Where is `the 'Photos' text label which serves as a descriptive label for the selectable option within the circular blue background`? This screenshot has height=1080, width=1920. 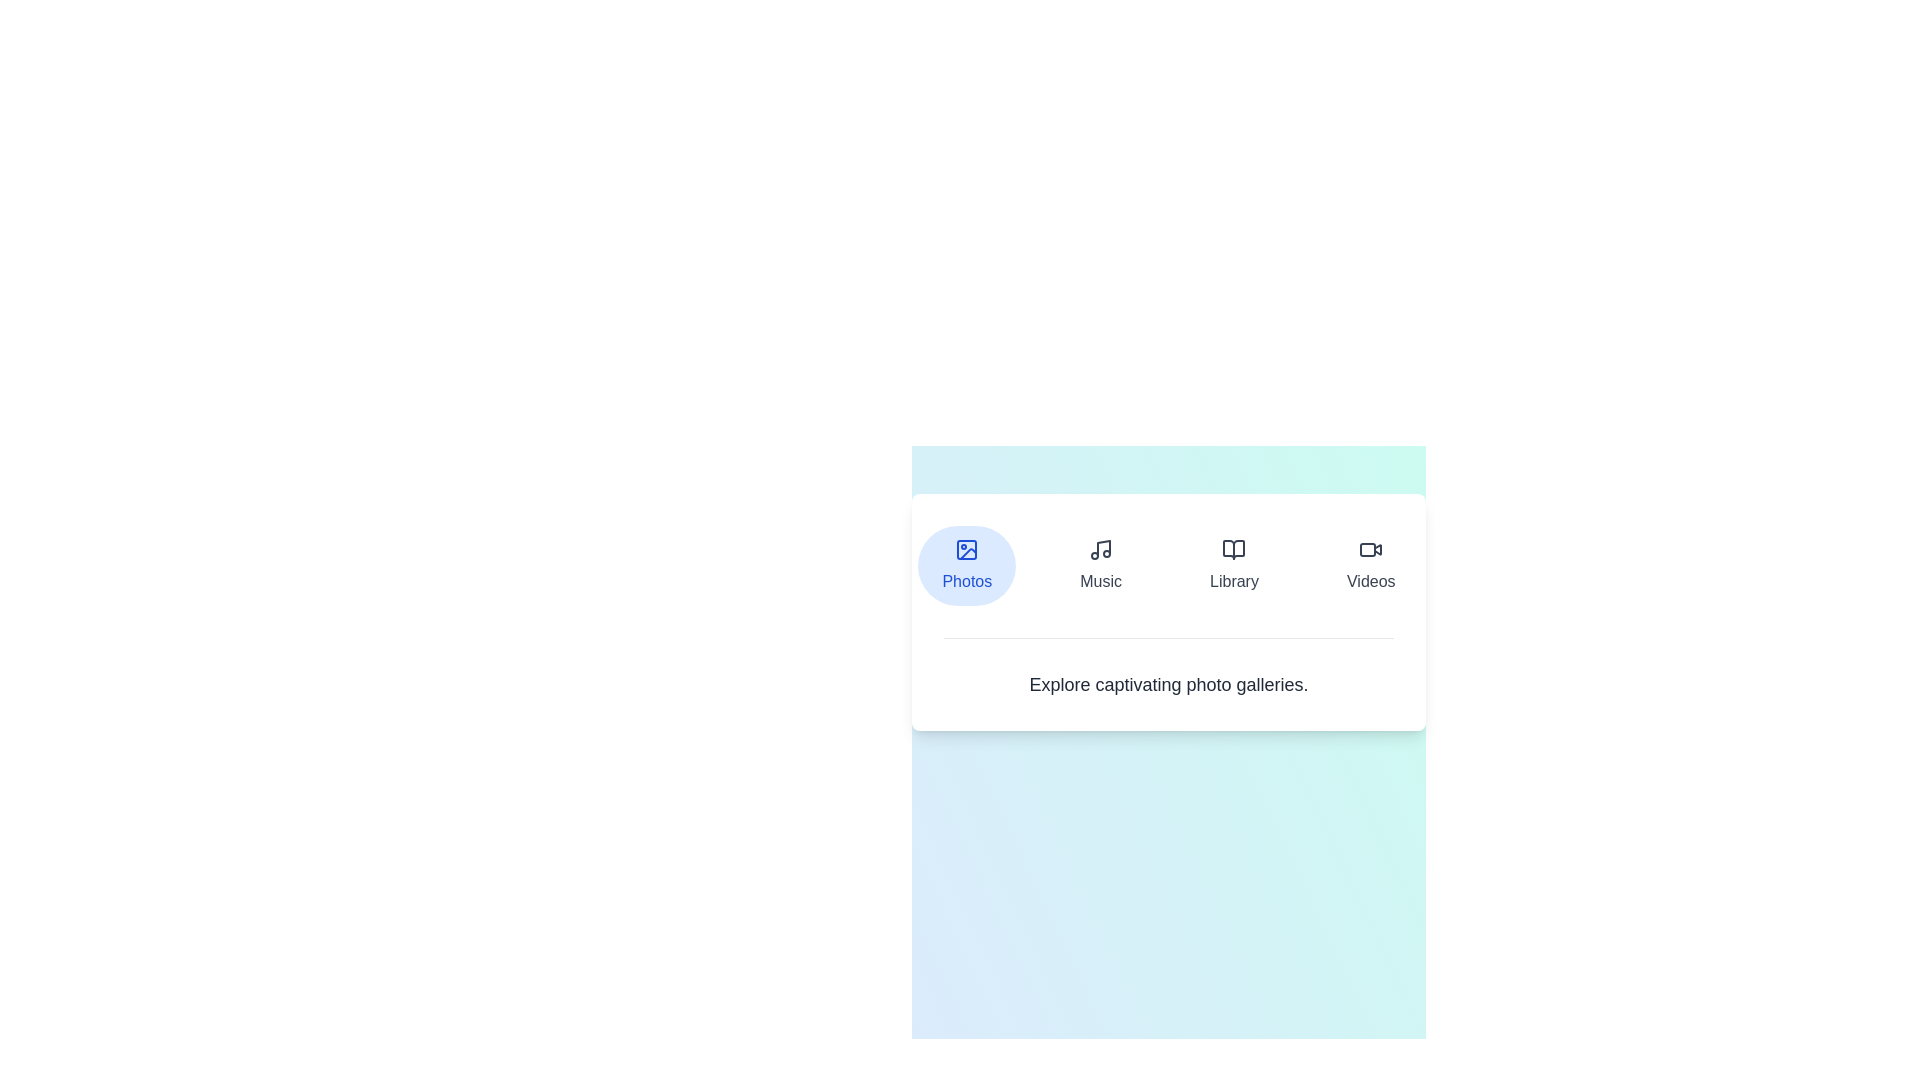
the 'Photos' text label which serves as a descriptive label for the selectable option within the circular blue background is located at coordinates (967, 582).